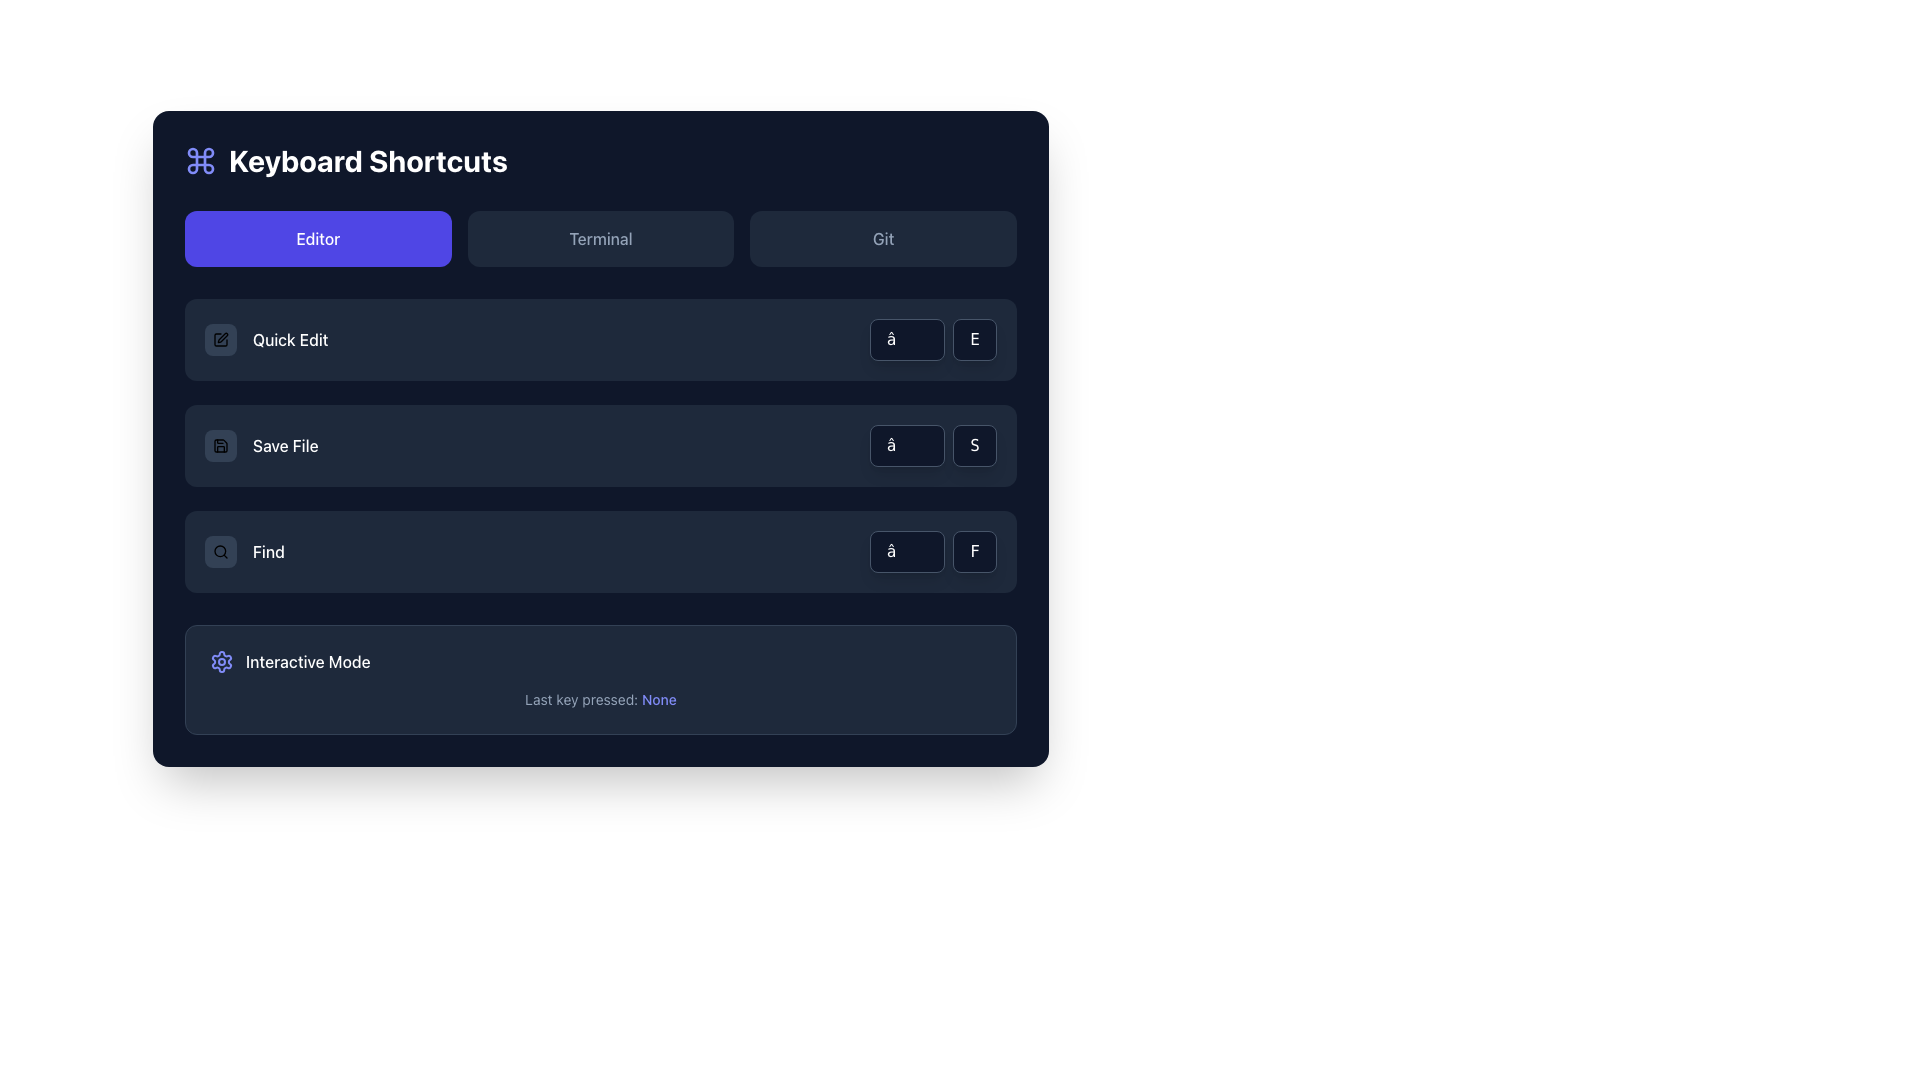 The image size is (1920, 1080). Describe the element at coordinates (307, 662) in the screenshot. I see `the 'Interactive Mode' label, which is a white text label displayed against a dark background` at that location.